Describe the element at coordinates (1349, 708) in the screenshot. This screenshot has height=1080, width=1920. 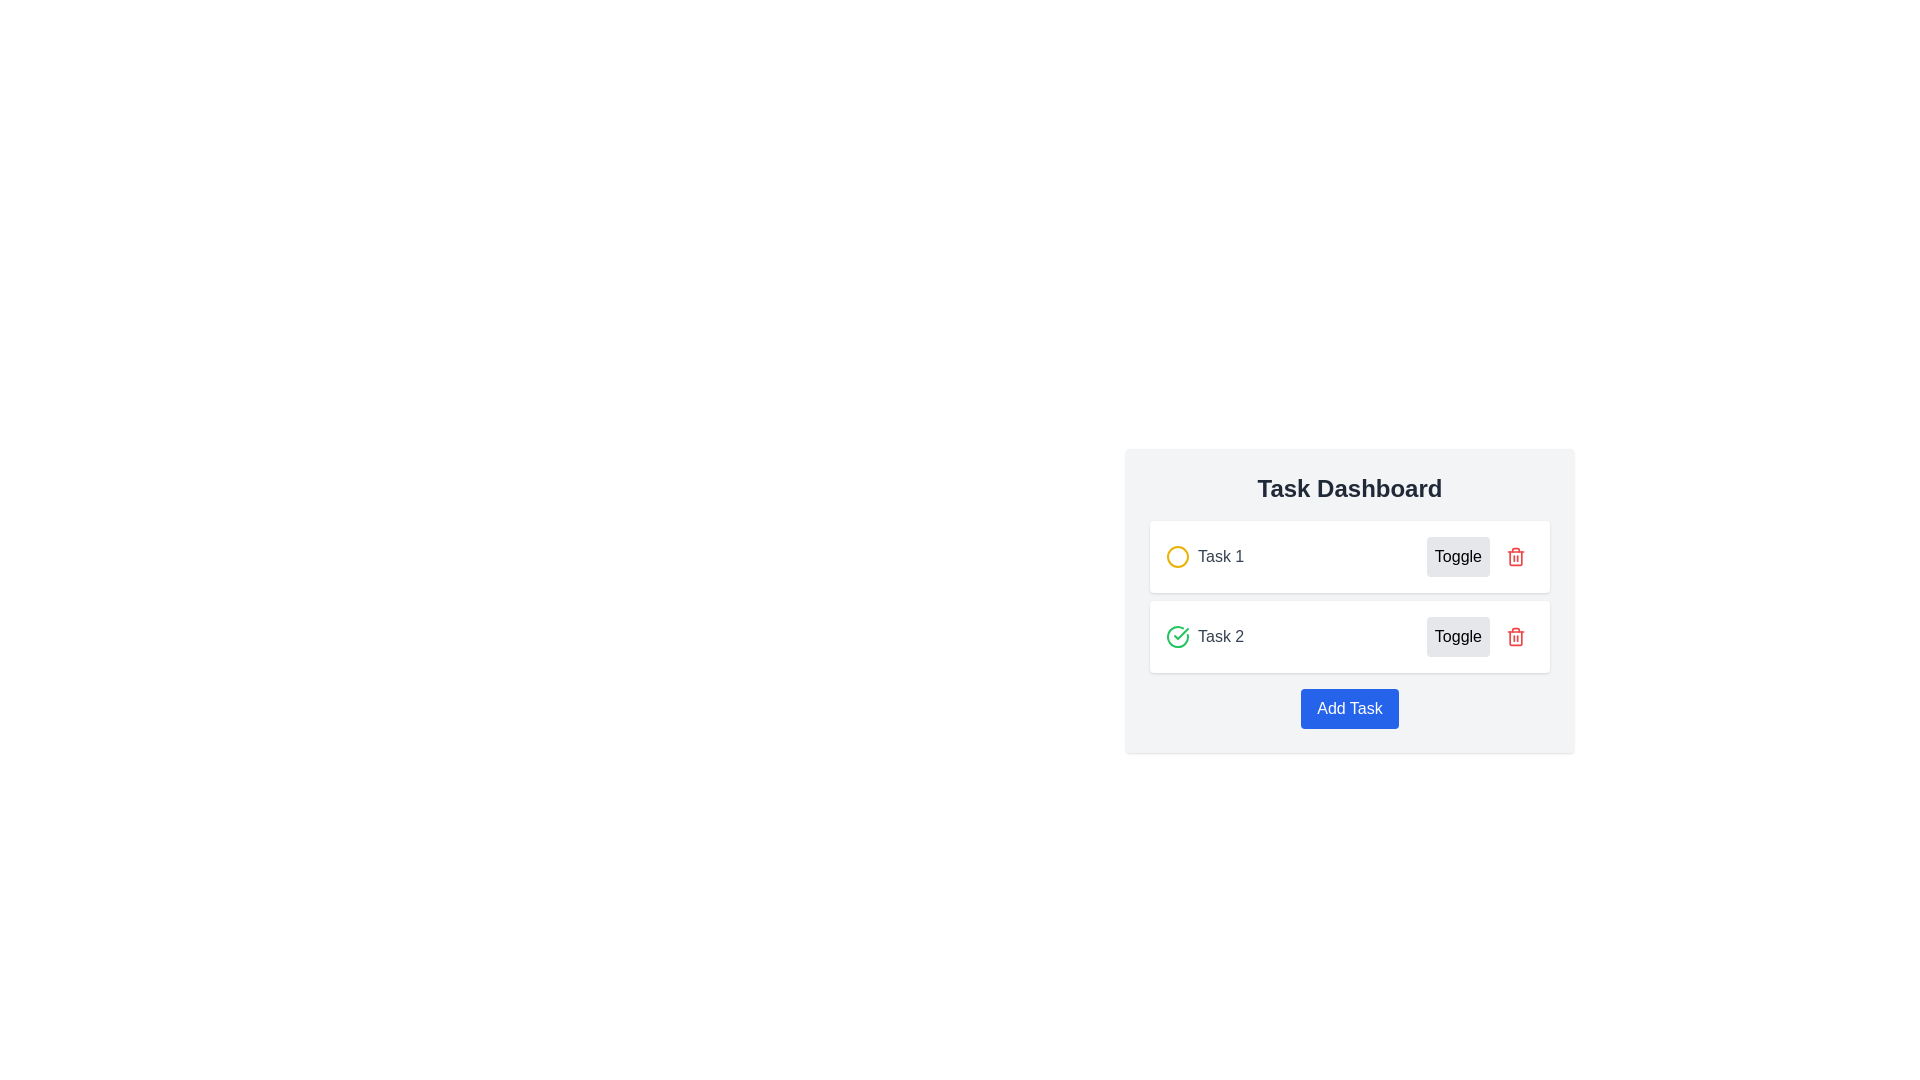
I see `the 'Add Task' button located at the bottom of the 'Task Dashboard'` at that location.